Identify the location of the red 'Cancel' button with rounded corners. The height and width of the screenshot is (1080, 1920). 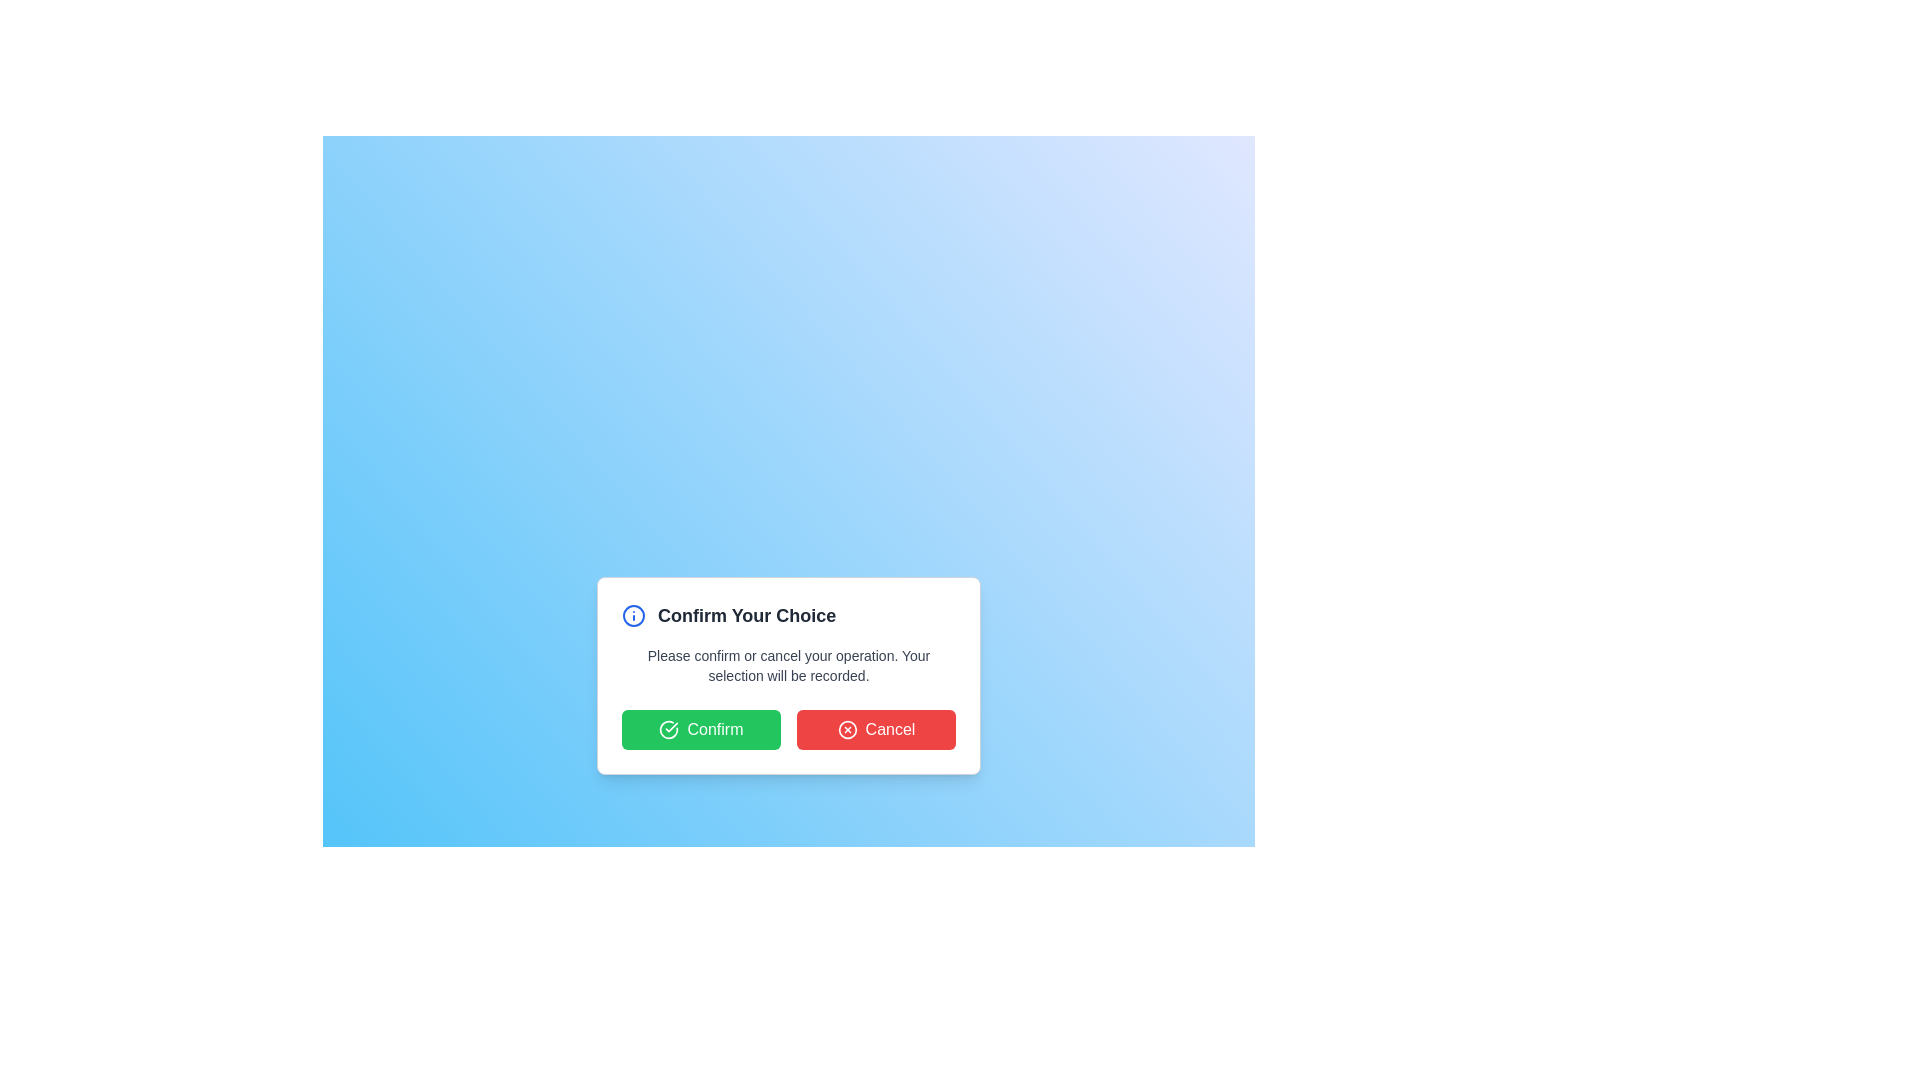
(876, 729).